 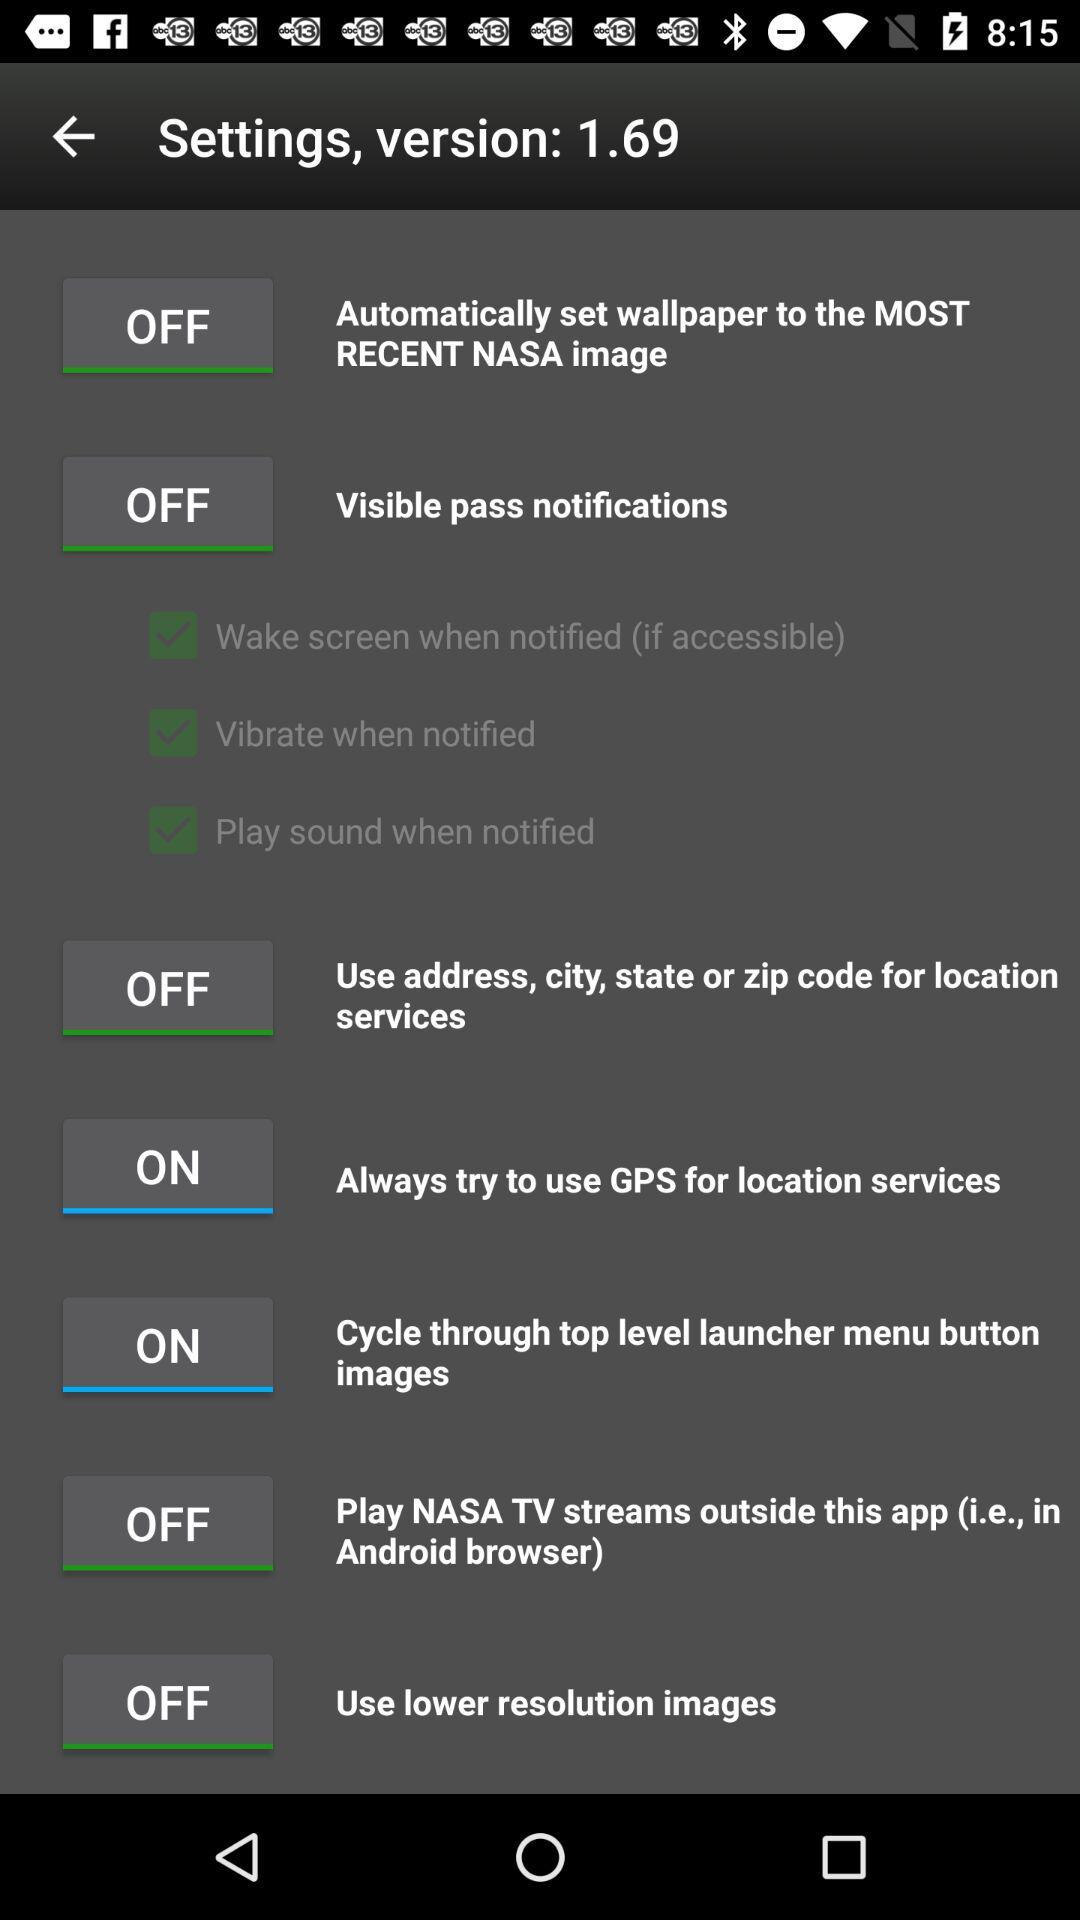 I want to click on the item below the off icon, so click(x=488, y=634).